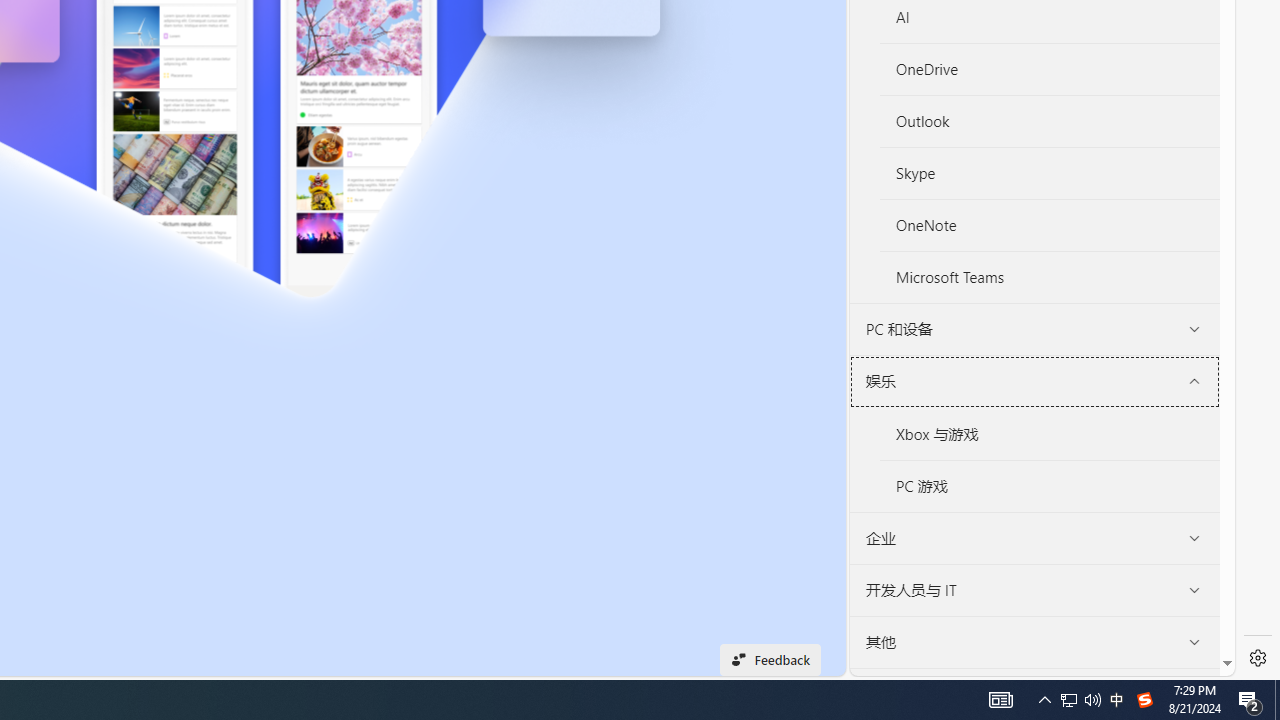 This screenshot has height=720, width=1280. Describe the element at coordinates (1049, 69) in the screenshot. I see `'OneDrive'` at that location.